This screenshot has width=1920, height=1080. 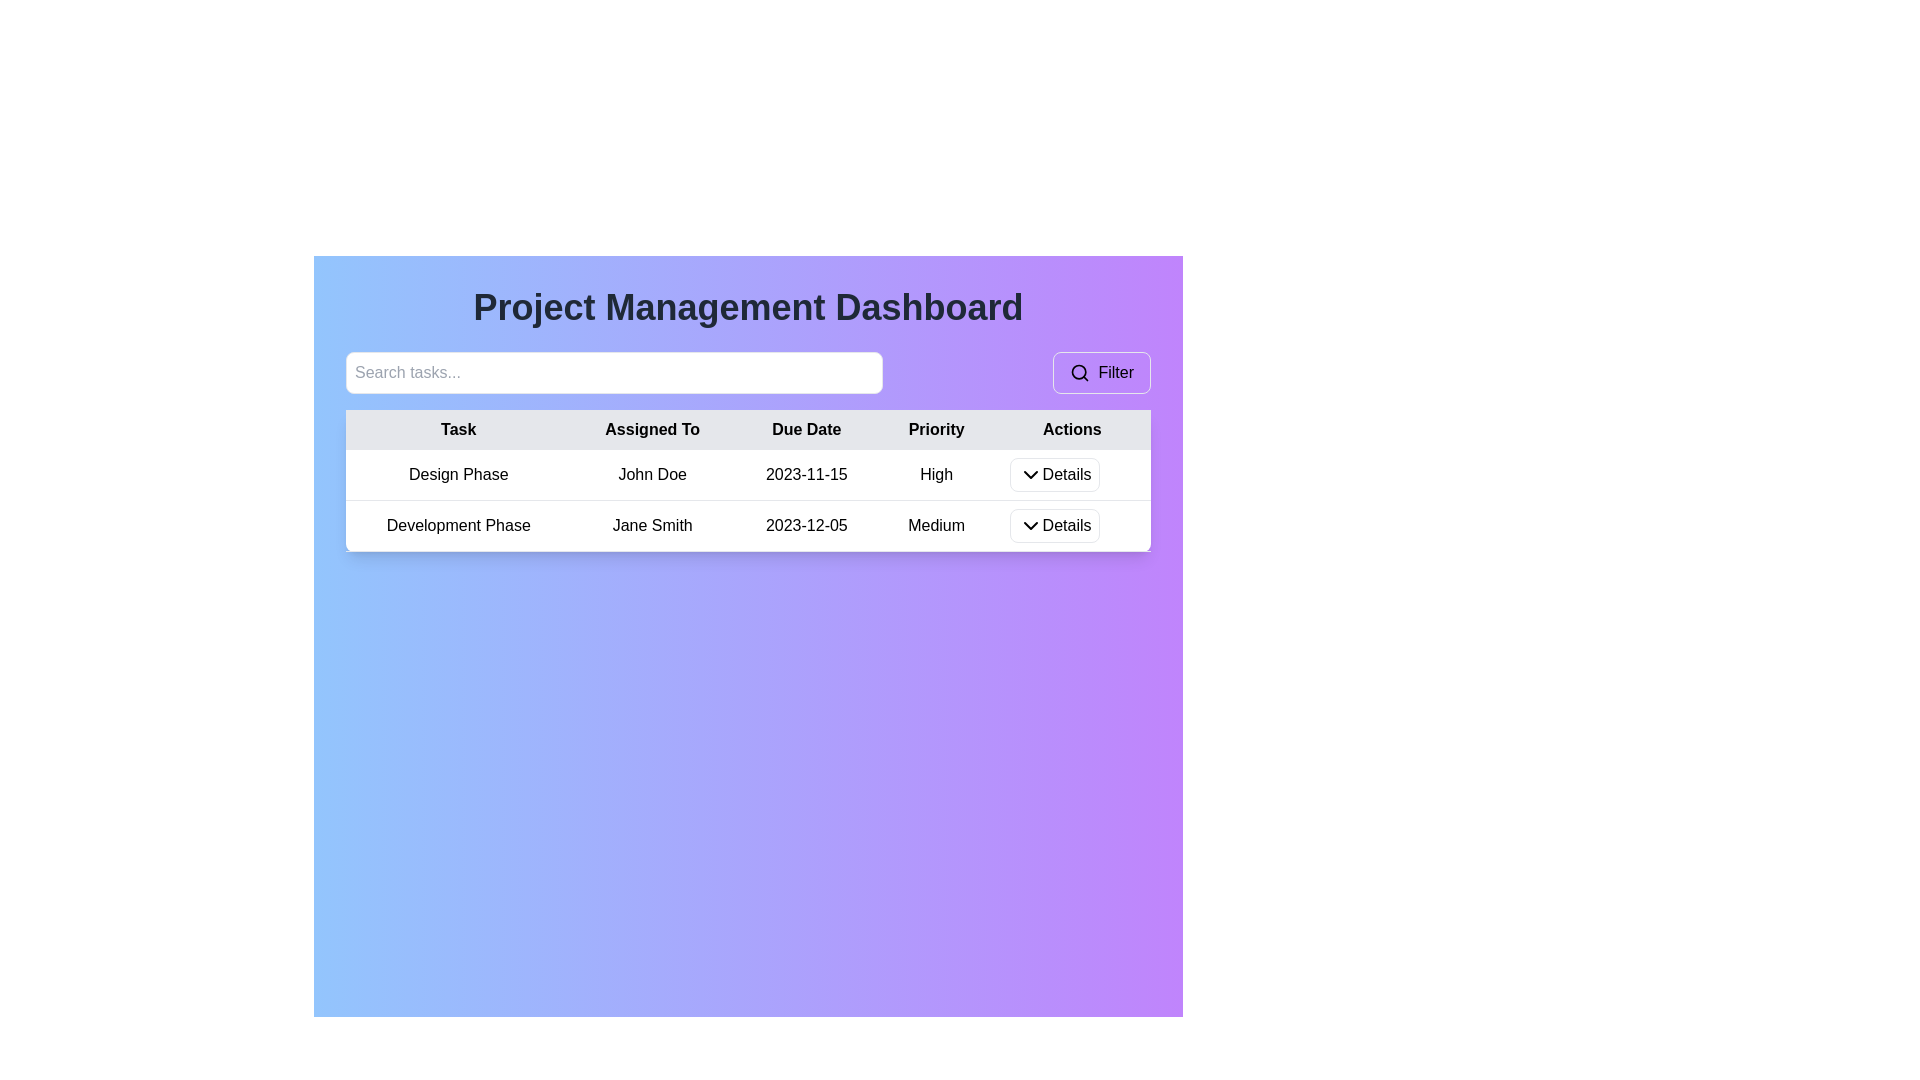 I want to click on the first row of the table under the 'Project Management Dashboard' section to focus on the task details, so click(x=747, y=475).